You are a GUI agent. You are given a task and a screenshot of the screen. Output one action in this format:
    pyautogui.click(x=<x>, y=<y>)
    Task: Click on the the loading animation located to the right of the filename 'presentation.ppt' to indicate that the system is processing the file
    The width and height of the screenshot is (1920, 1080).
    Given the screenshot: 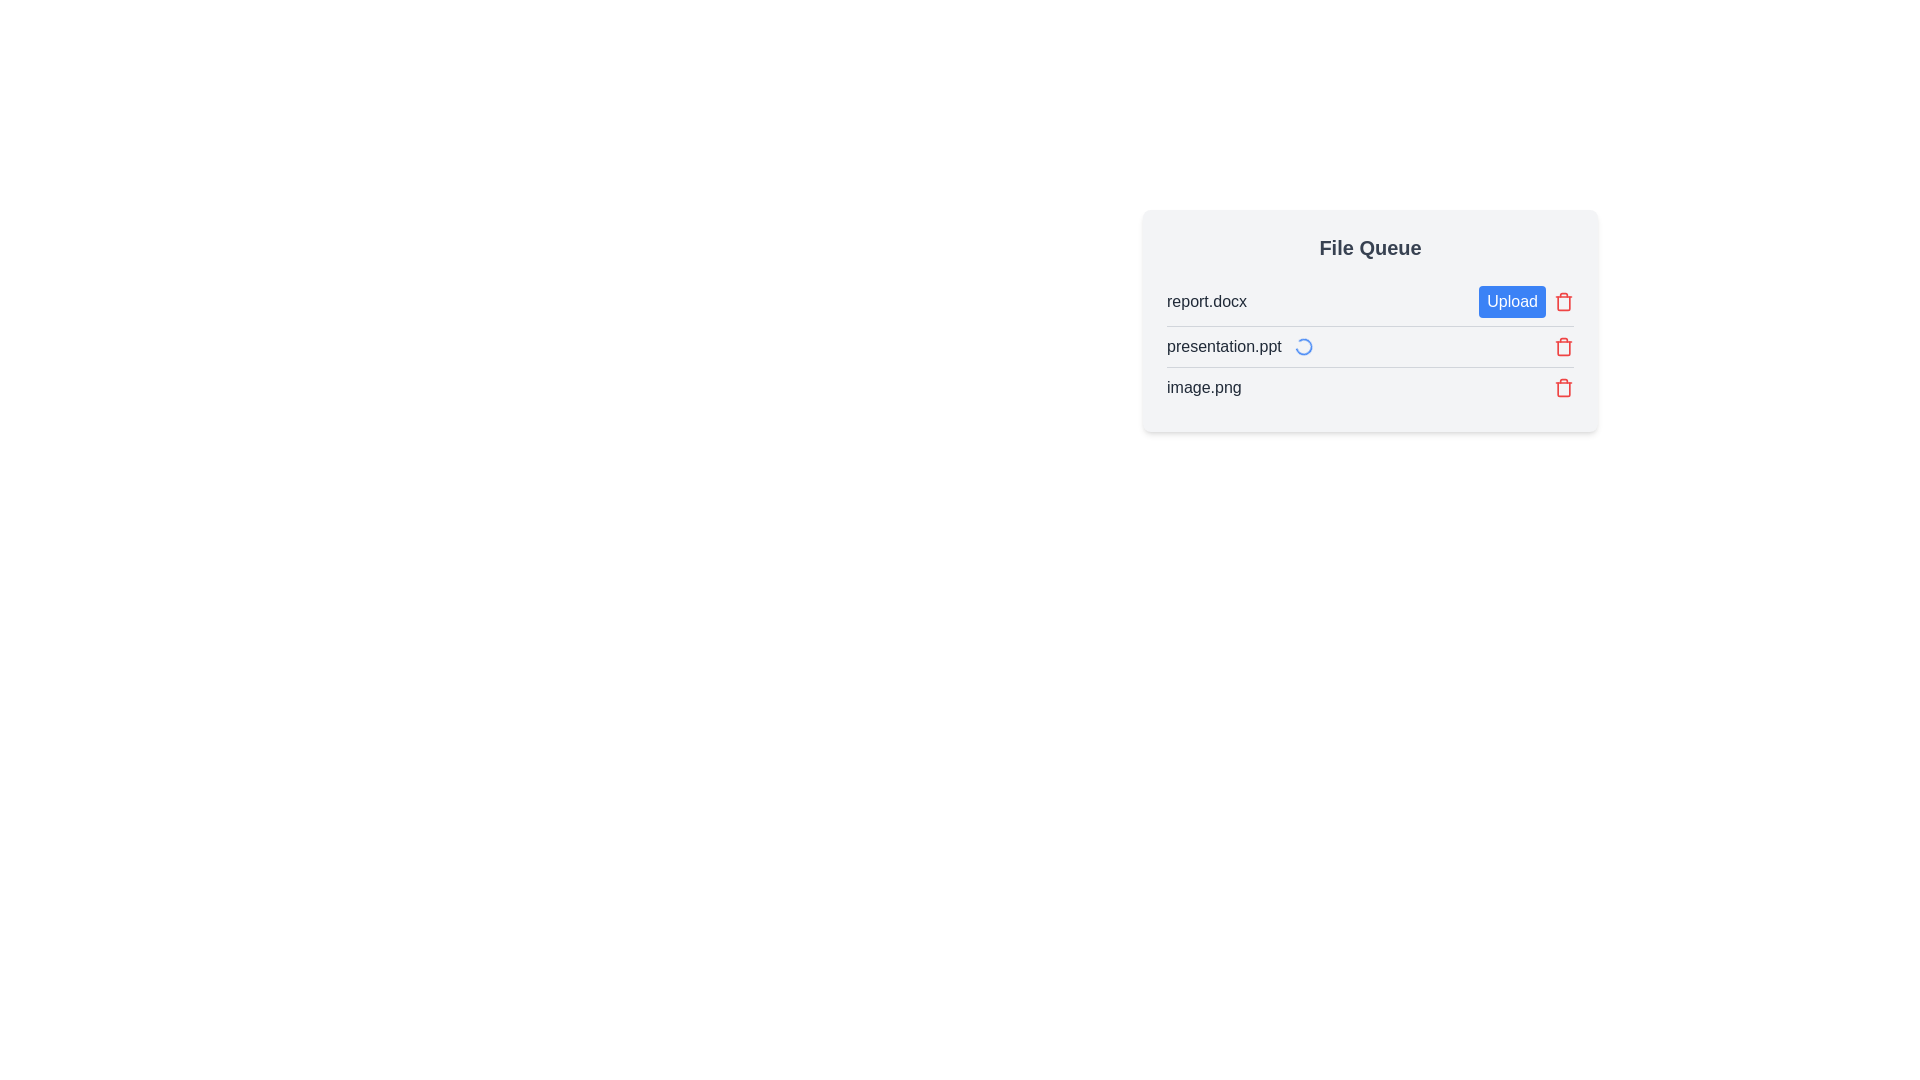 What is the action you would take?
    pyautogui.click(x=1303, y=346)
    